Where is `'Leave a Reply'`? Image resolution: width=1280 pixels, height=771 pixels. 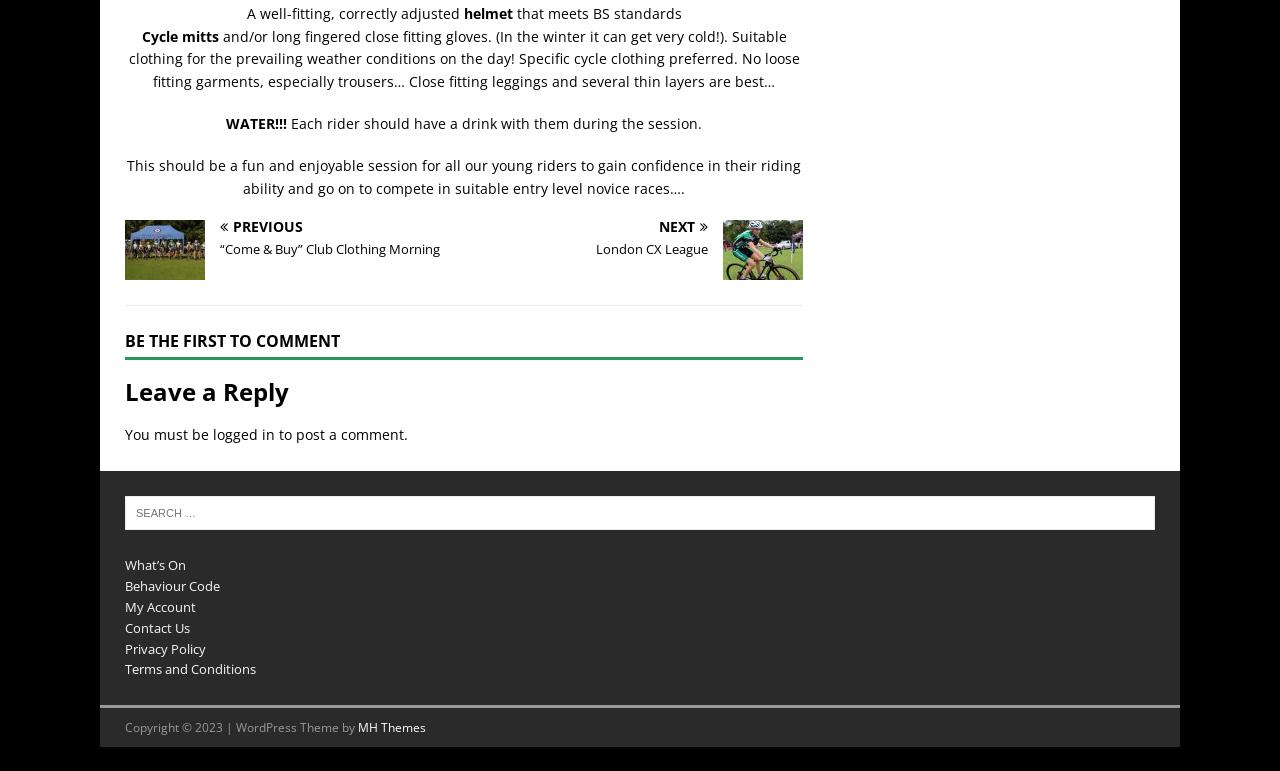 'Leave a Reply' is located at coordinates (206, 389).